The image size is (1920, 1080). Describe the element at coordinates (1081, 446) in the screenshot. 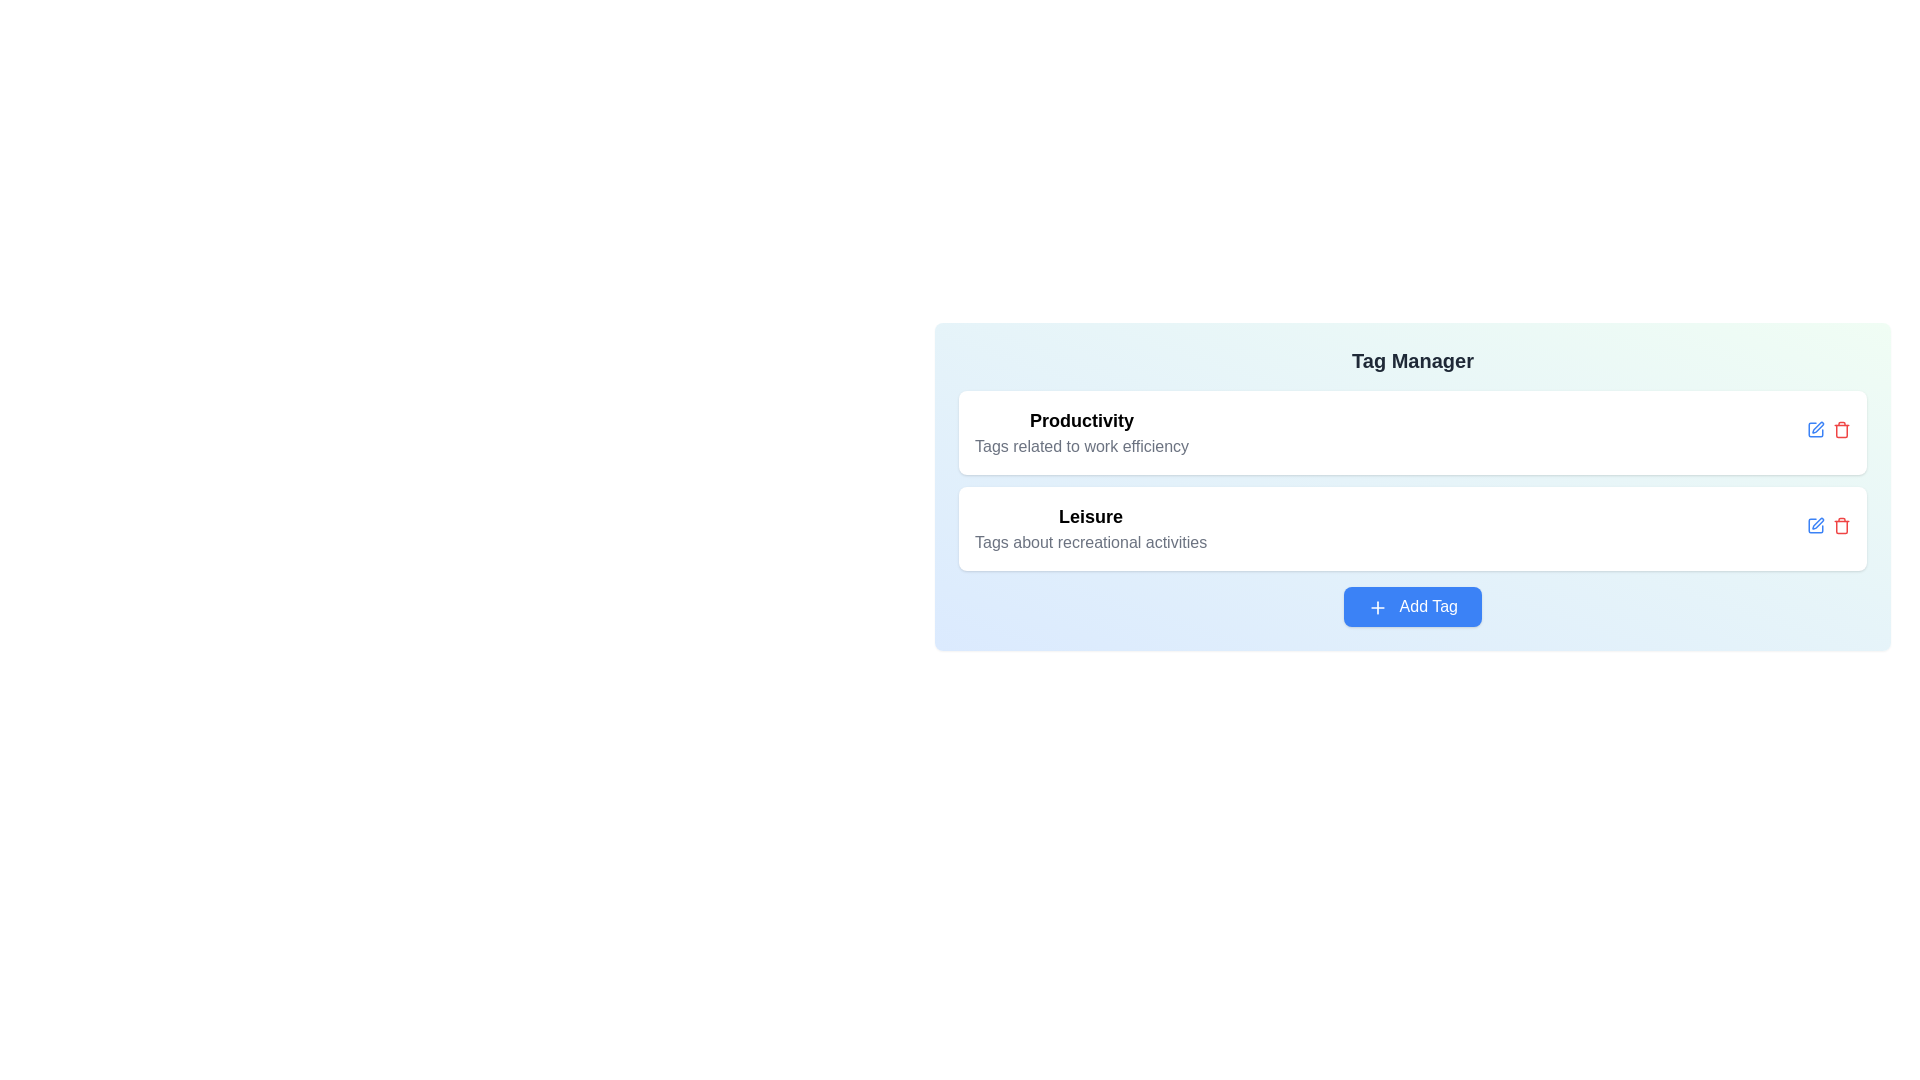

I see `the Text Label displaying 'Tags related to work efficiency' located below the title 'Productivity'` at that location.